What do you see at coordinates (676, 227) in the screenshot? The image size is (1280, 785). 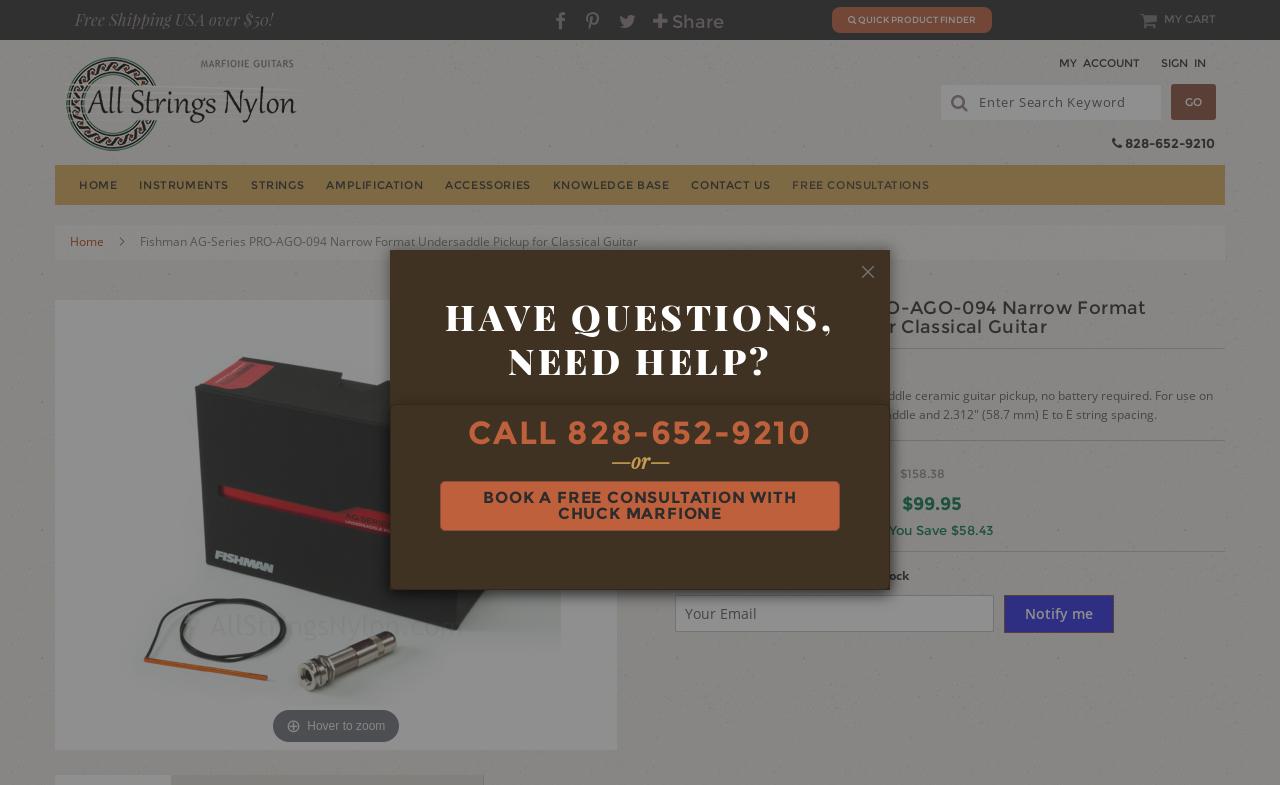 I see `'Banjo'` at bounding box center [676, 227].